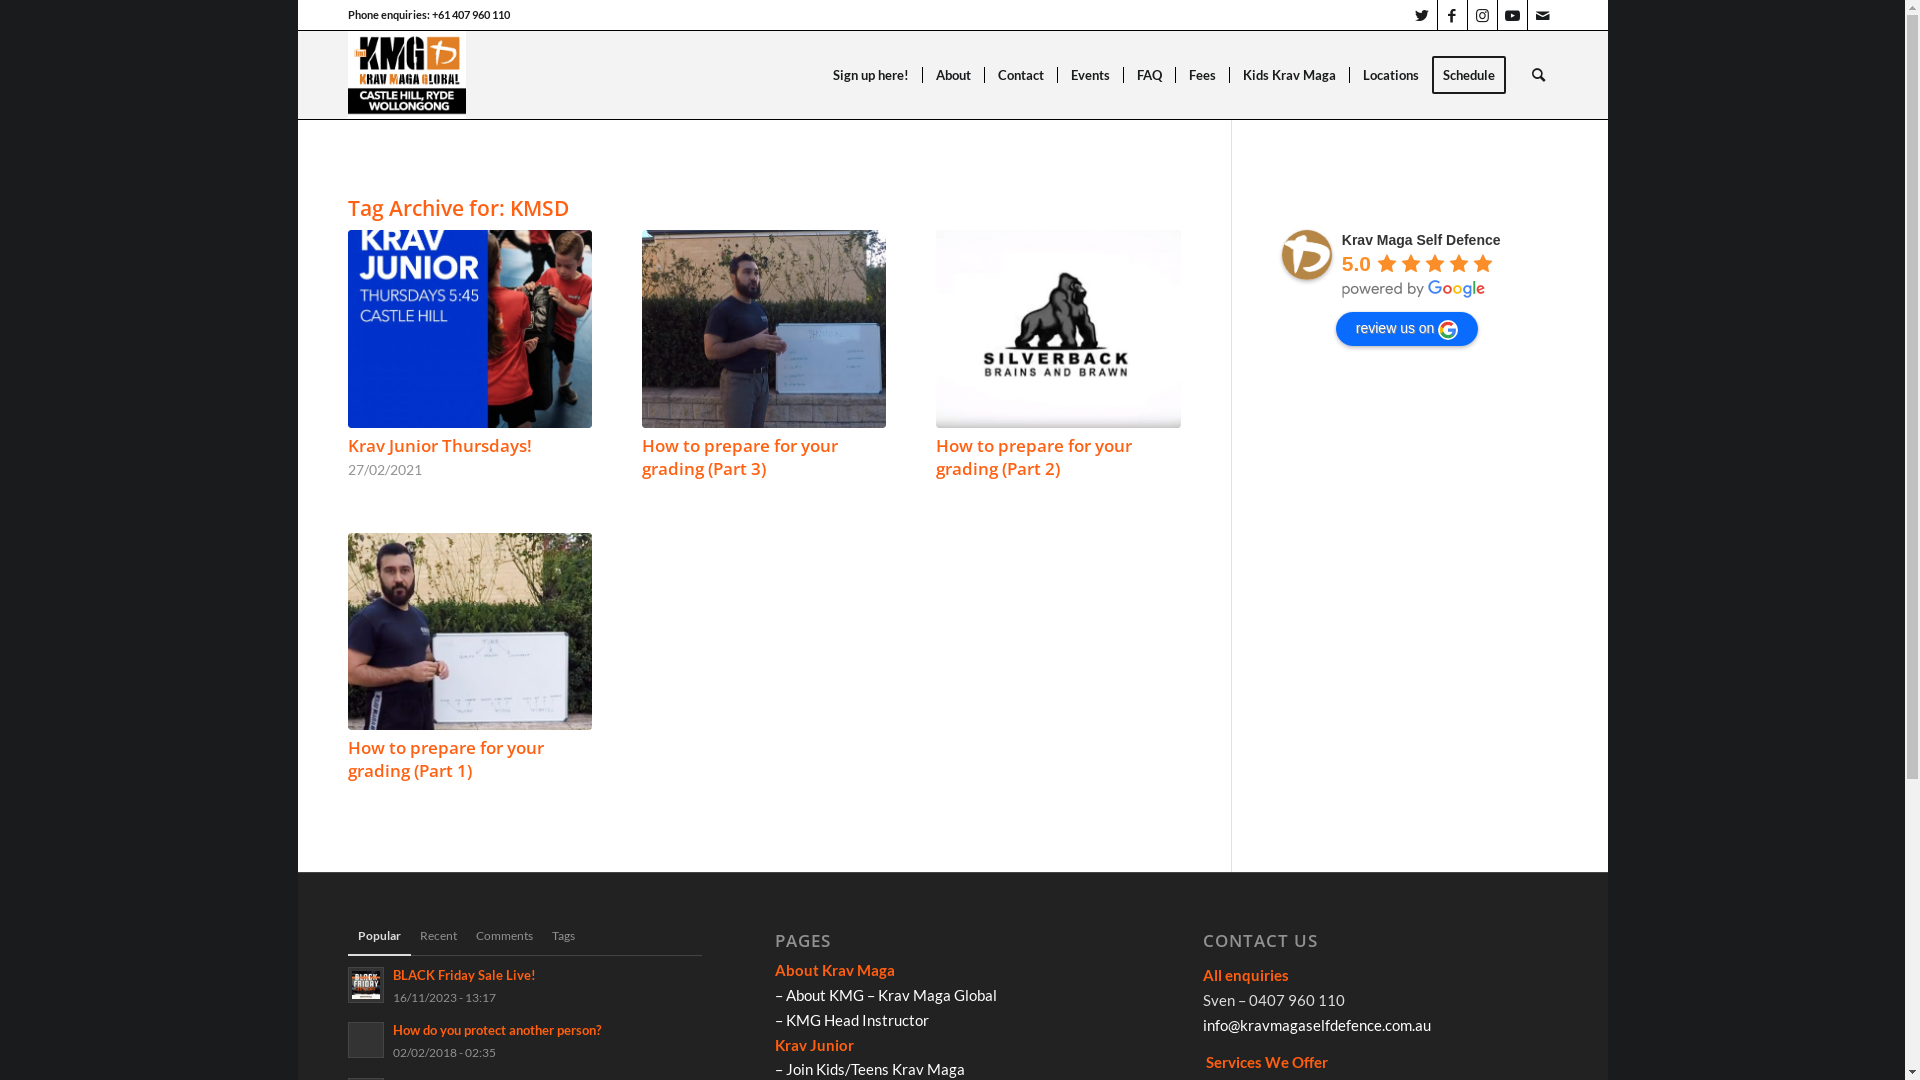 This screenshot has height=1080, width=1920. Describe the element at coordinates (952, 73) in the screenshot. I see `'About'` at that location.